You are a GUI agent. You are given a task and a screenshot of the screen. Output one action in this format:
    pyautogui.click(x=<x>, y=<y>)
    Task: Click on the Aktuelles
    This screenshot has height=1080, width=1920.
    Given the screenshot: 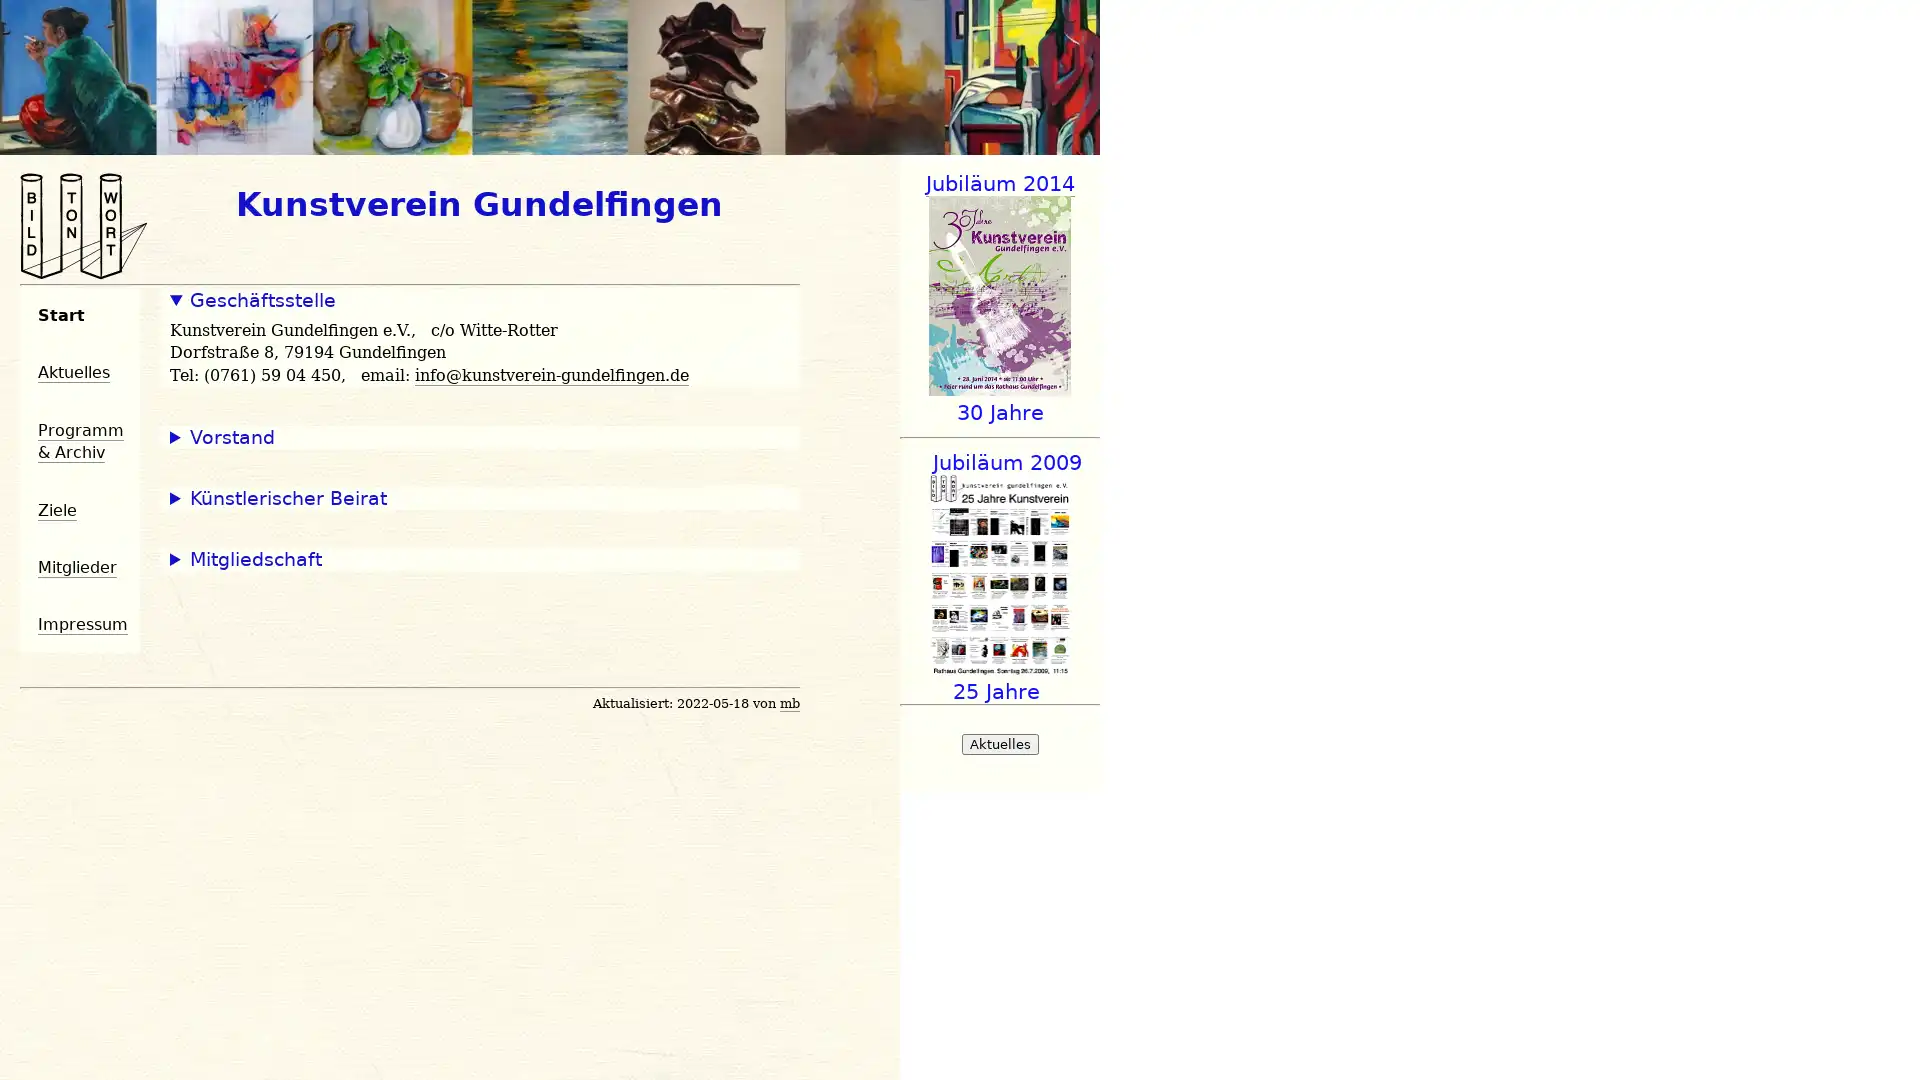 What is the action you would take?
    pyautogui.click(x=999, y=744)
    